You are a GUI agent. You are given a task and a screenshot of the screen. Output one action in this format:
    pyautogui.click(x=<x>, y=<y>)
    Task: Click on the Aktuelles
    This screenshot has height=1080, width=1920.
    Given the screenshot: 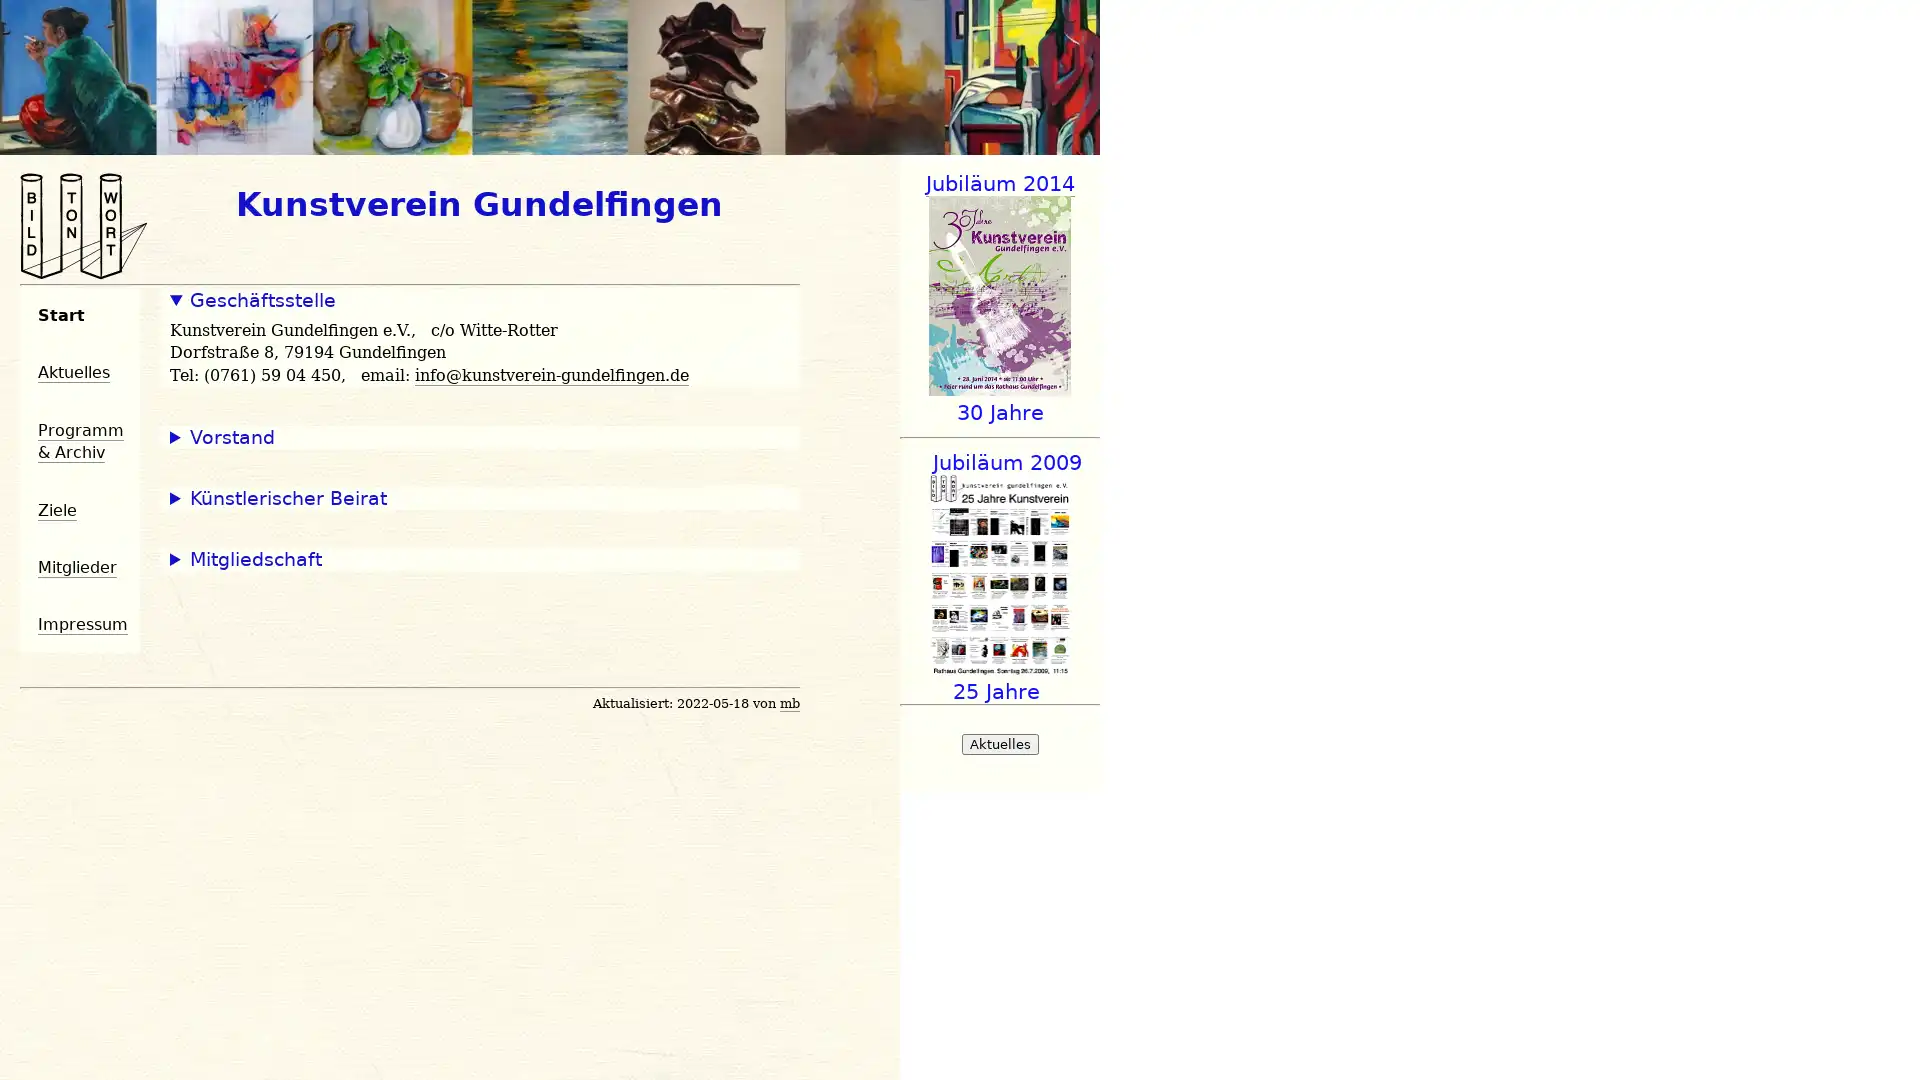 What is the action you would take?
    pyautogui.click(x=999, y=744)
    